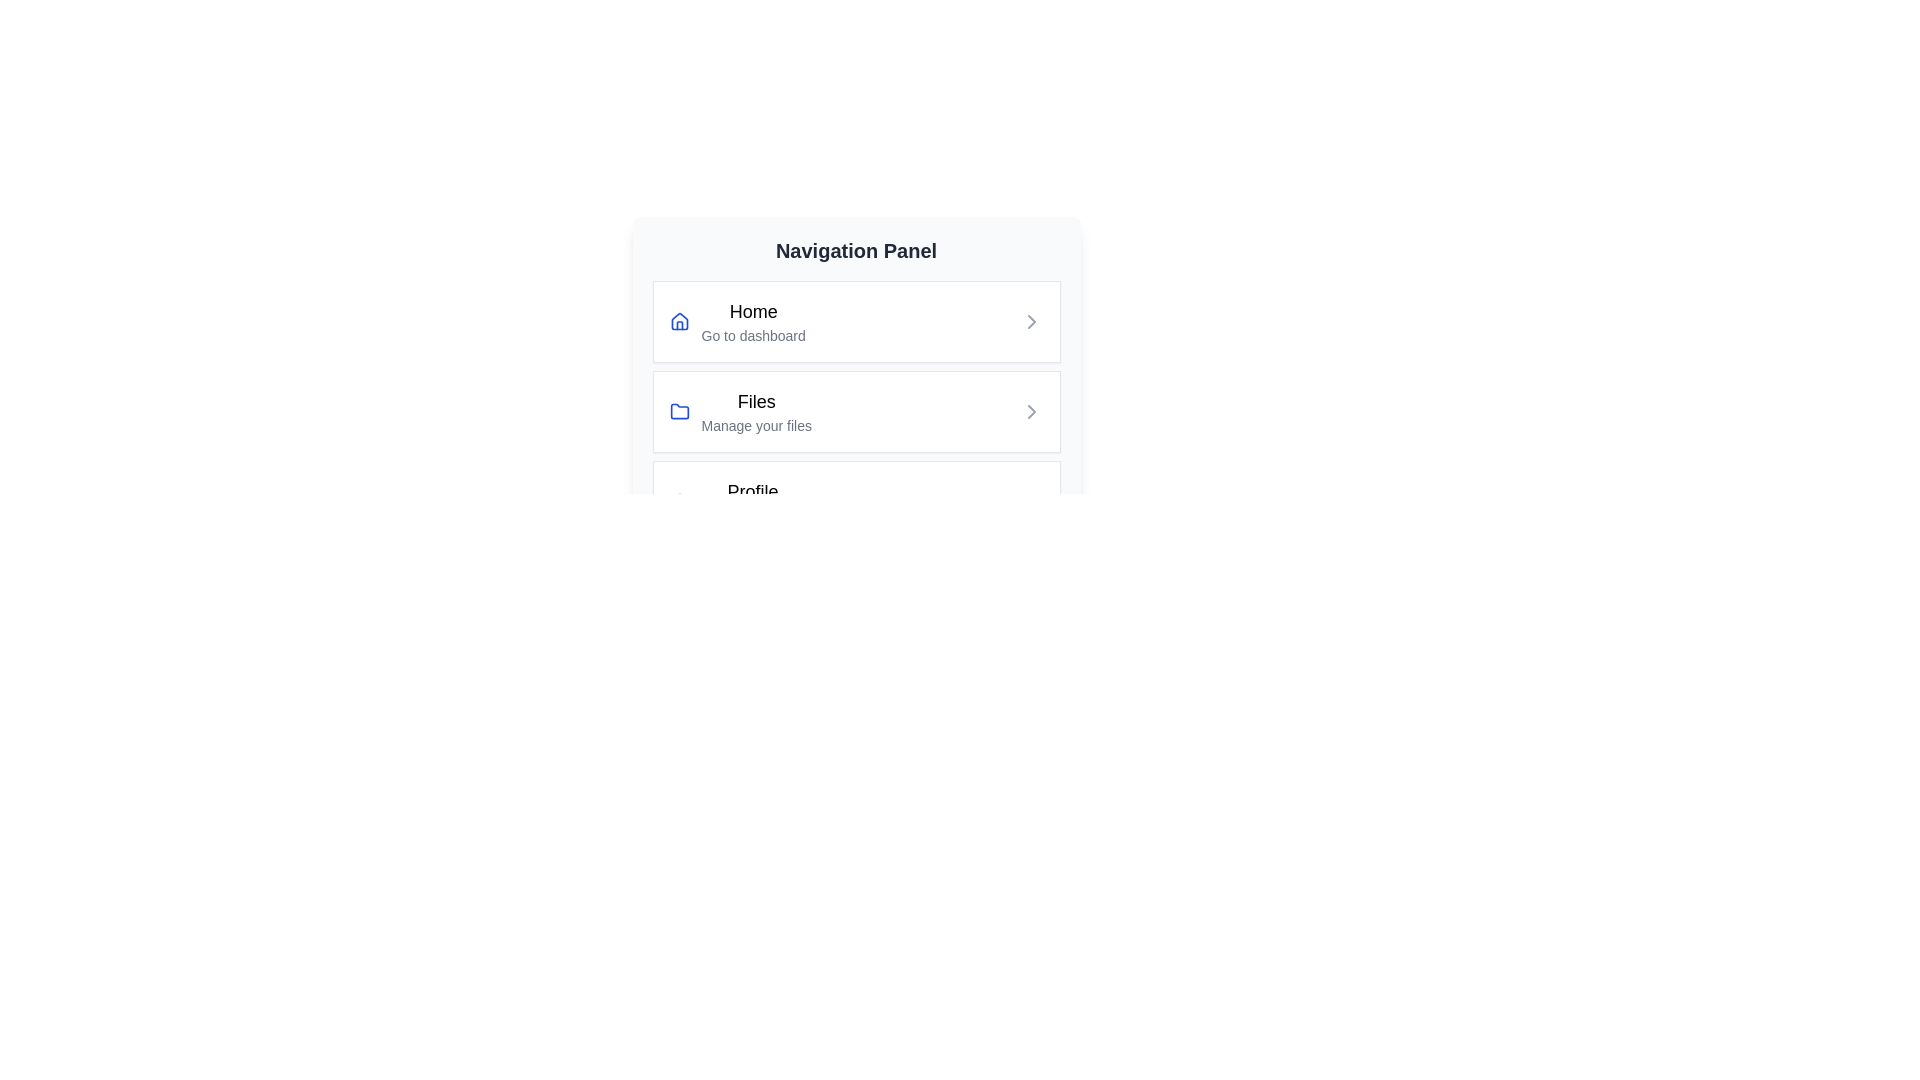  Describe the element at coordinates (1031, 320) in the screenshot. I see `the chevron icon located at the far-right edge of the 'Home' navigation card, which indicates forward navigation` at that location.